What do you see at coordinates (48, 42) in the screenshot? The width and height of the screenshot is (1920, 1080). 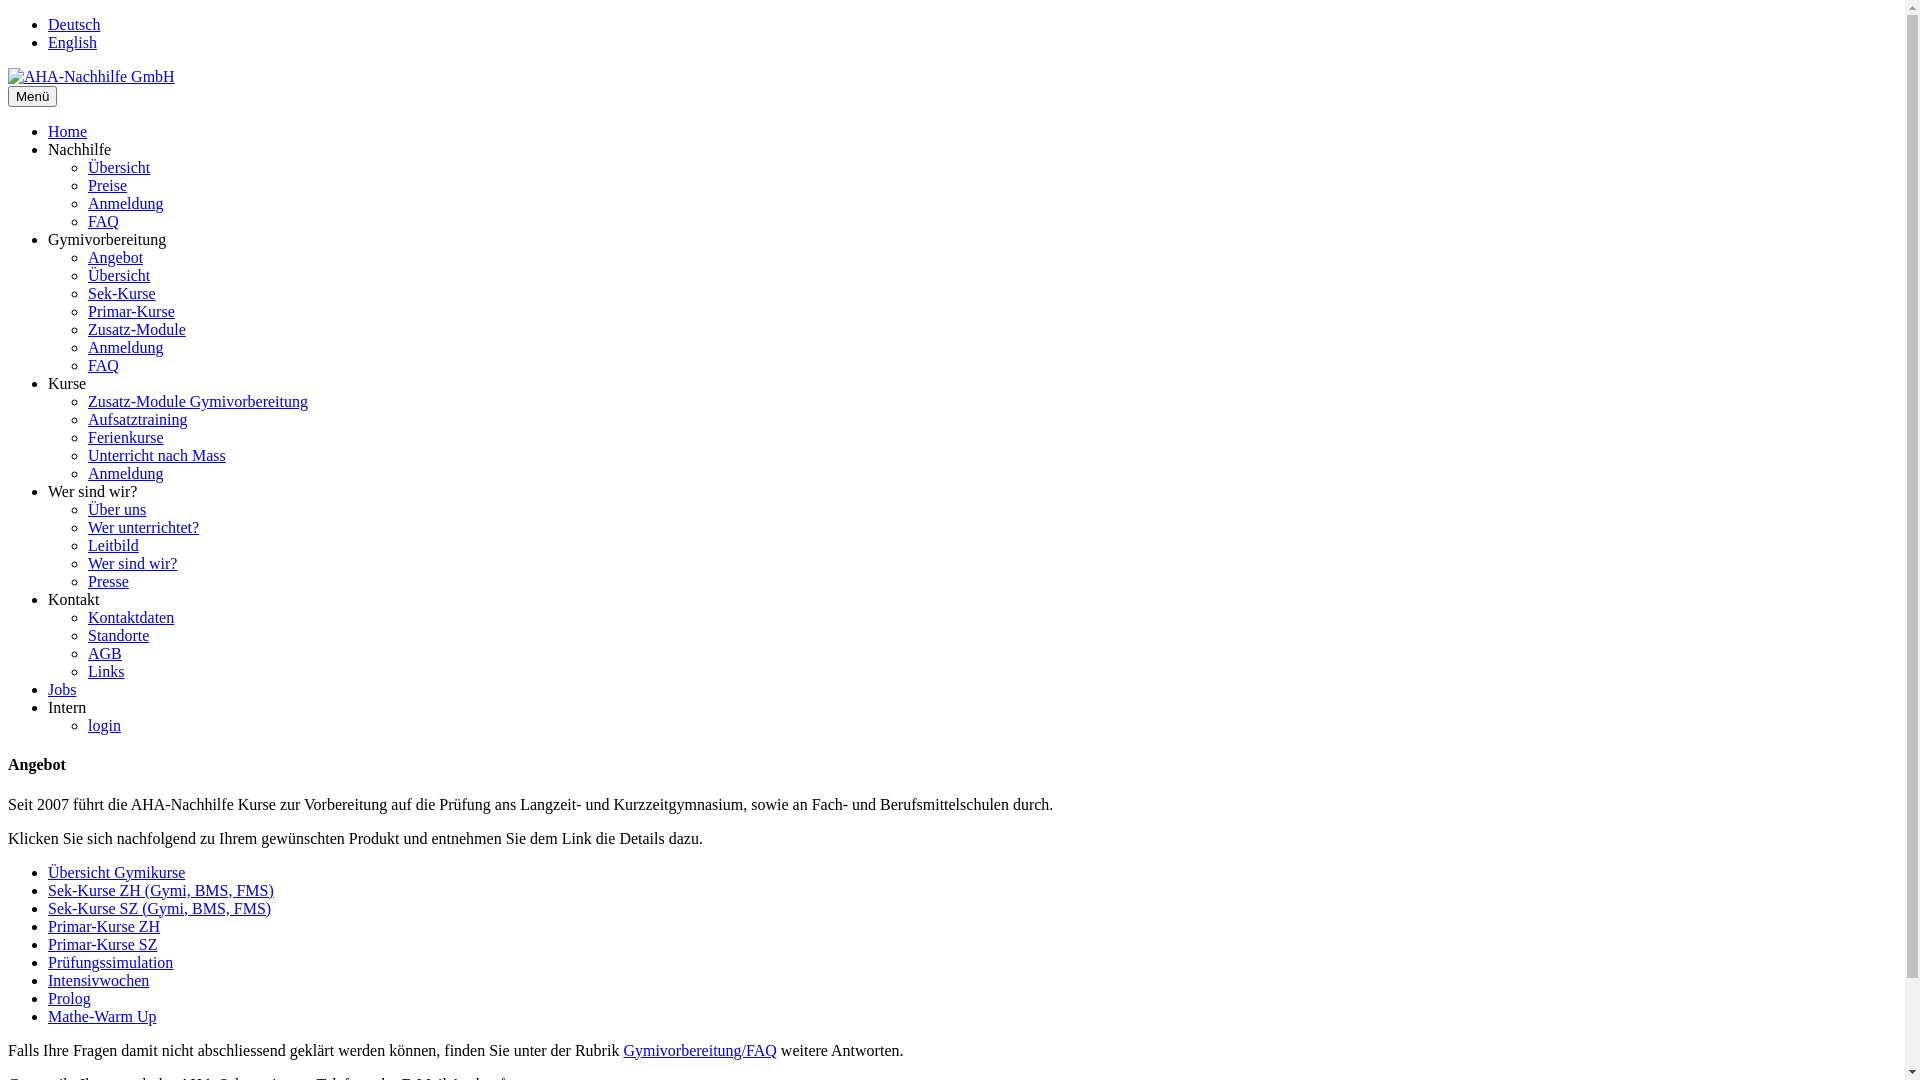 I see `'English'` at bounding box center [48, 42].